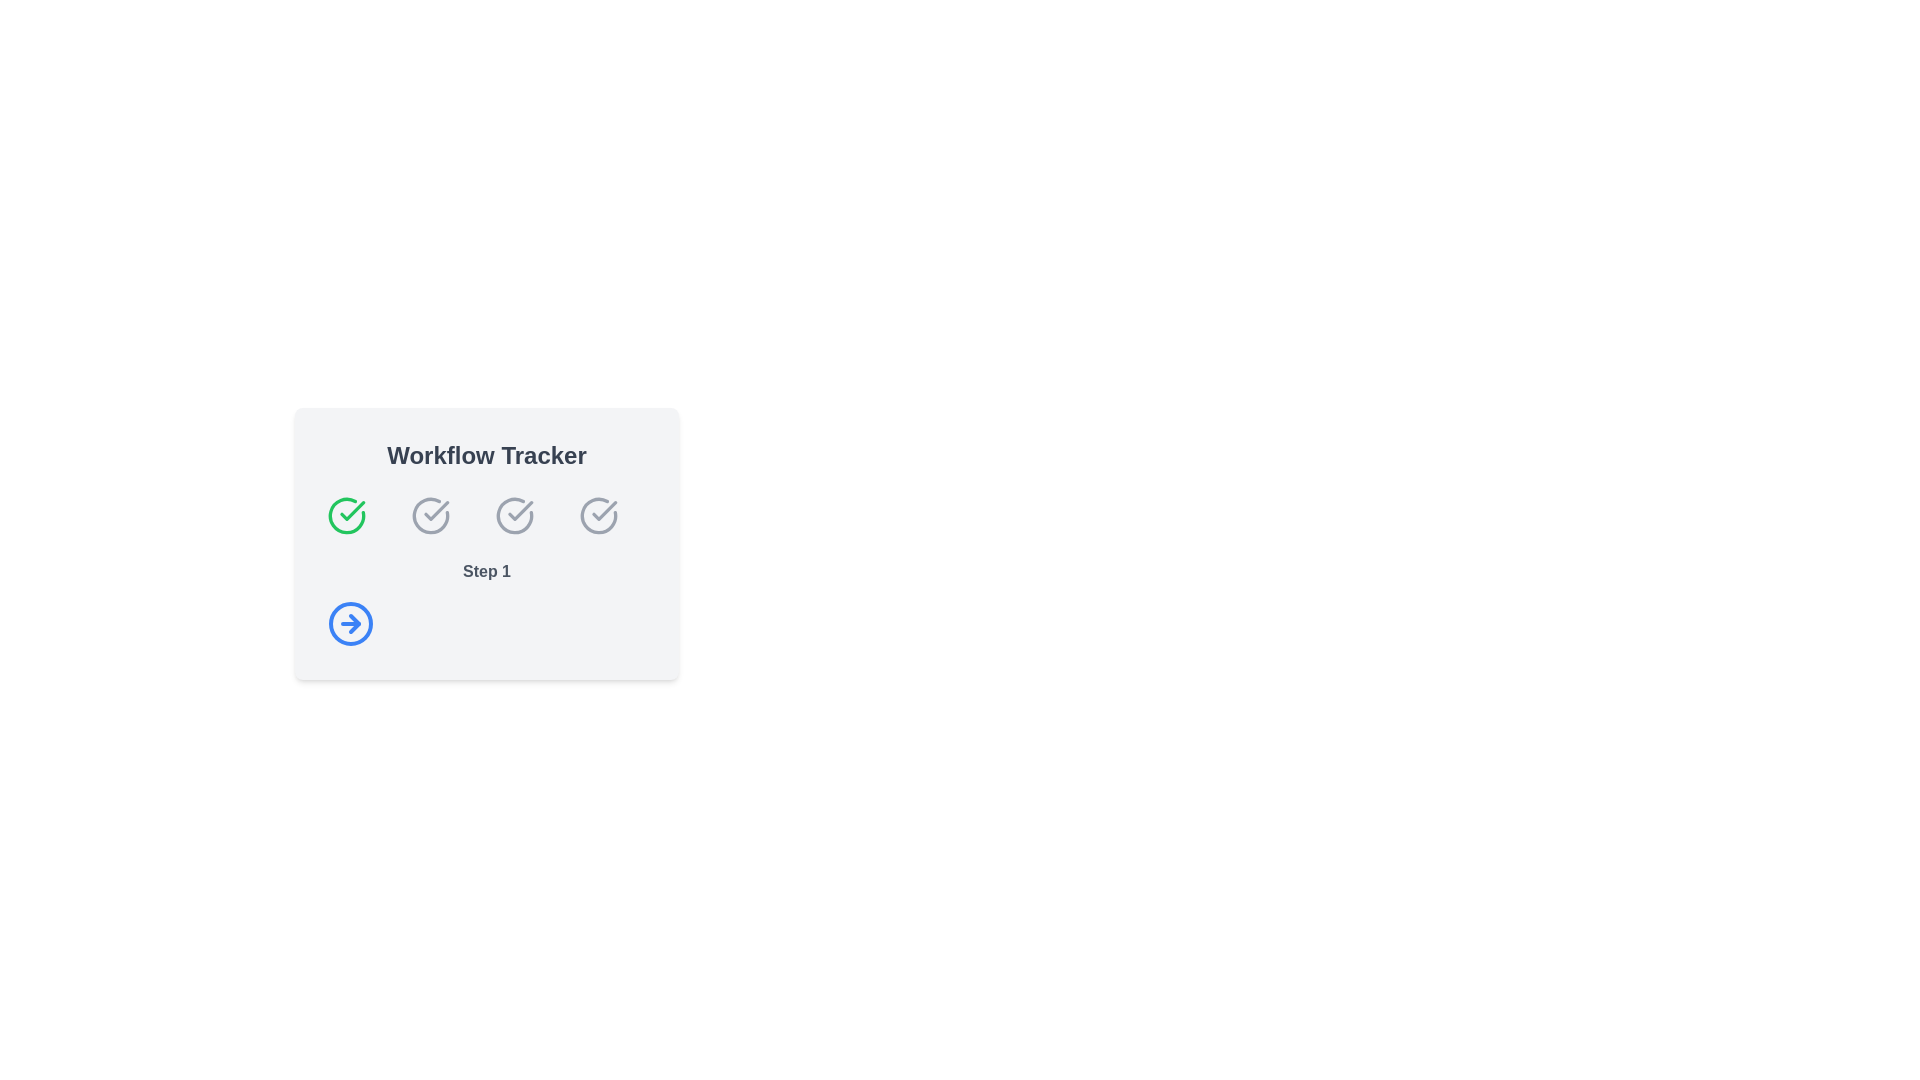 Image resolution: width=1920 pixels, height=1080 pixels. I want to click on the text indicator for 'Step 1', so click(486, 571).